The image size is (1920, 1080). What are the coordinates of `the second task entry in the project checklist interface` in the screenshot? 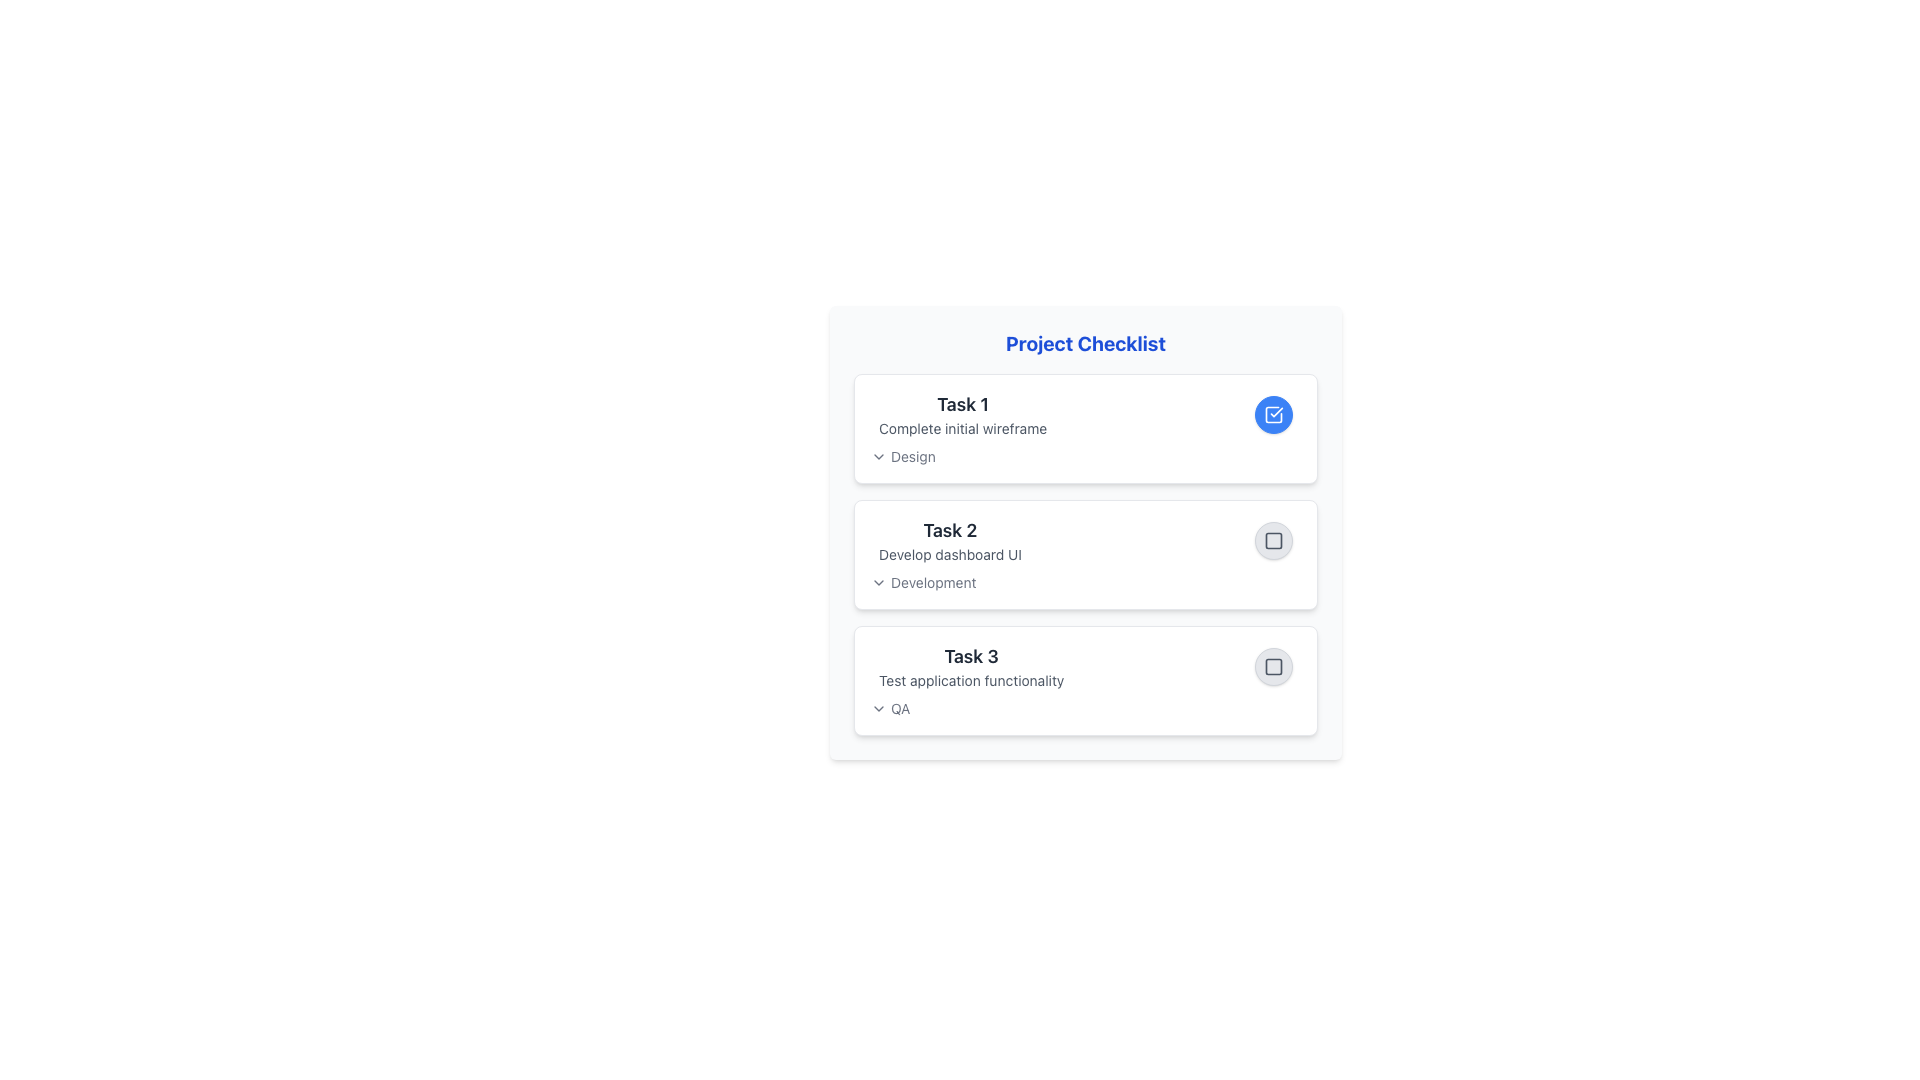 It's located at (1084, 540).